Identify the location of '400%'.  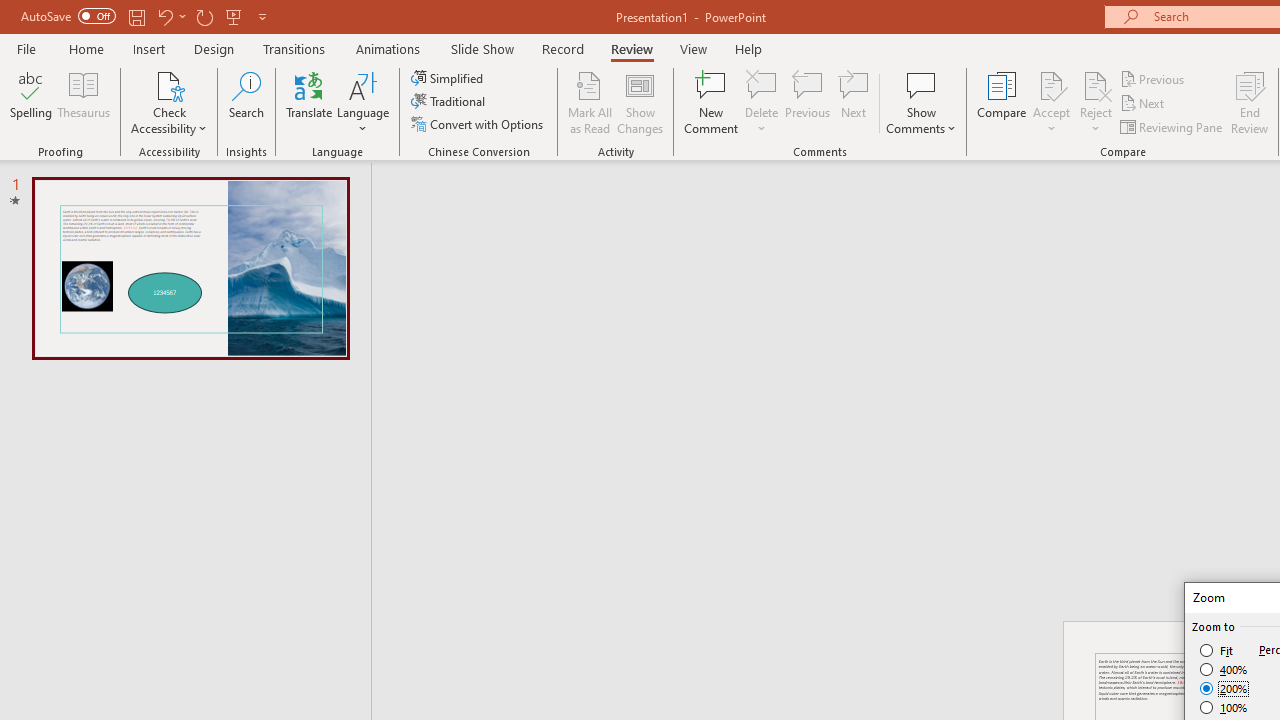
(1223, 669).